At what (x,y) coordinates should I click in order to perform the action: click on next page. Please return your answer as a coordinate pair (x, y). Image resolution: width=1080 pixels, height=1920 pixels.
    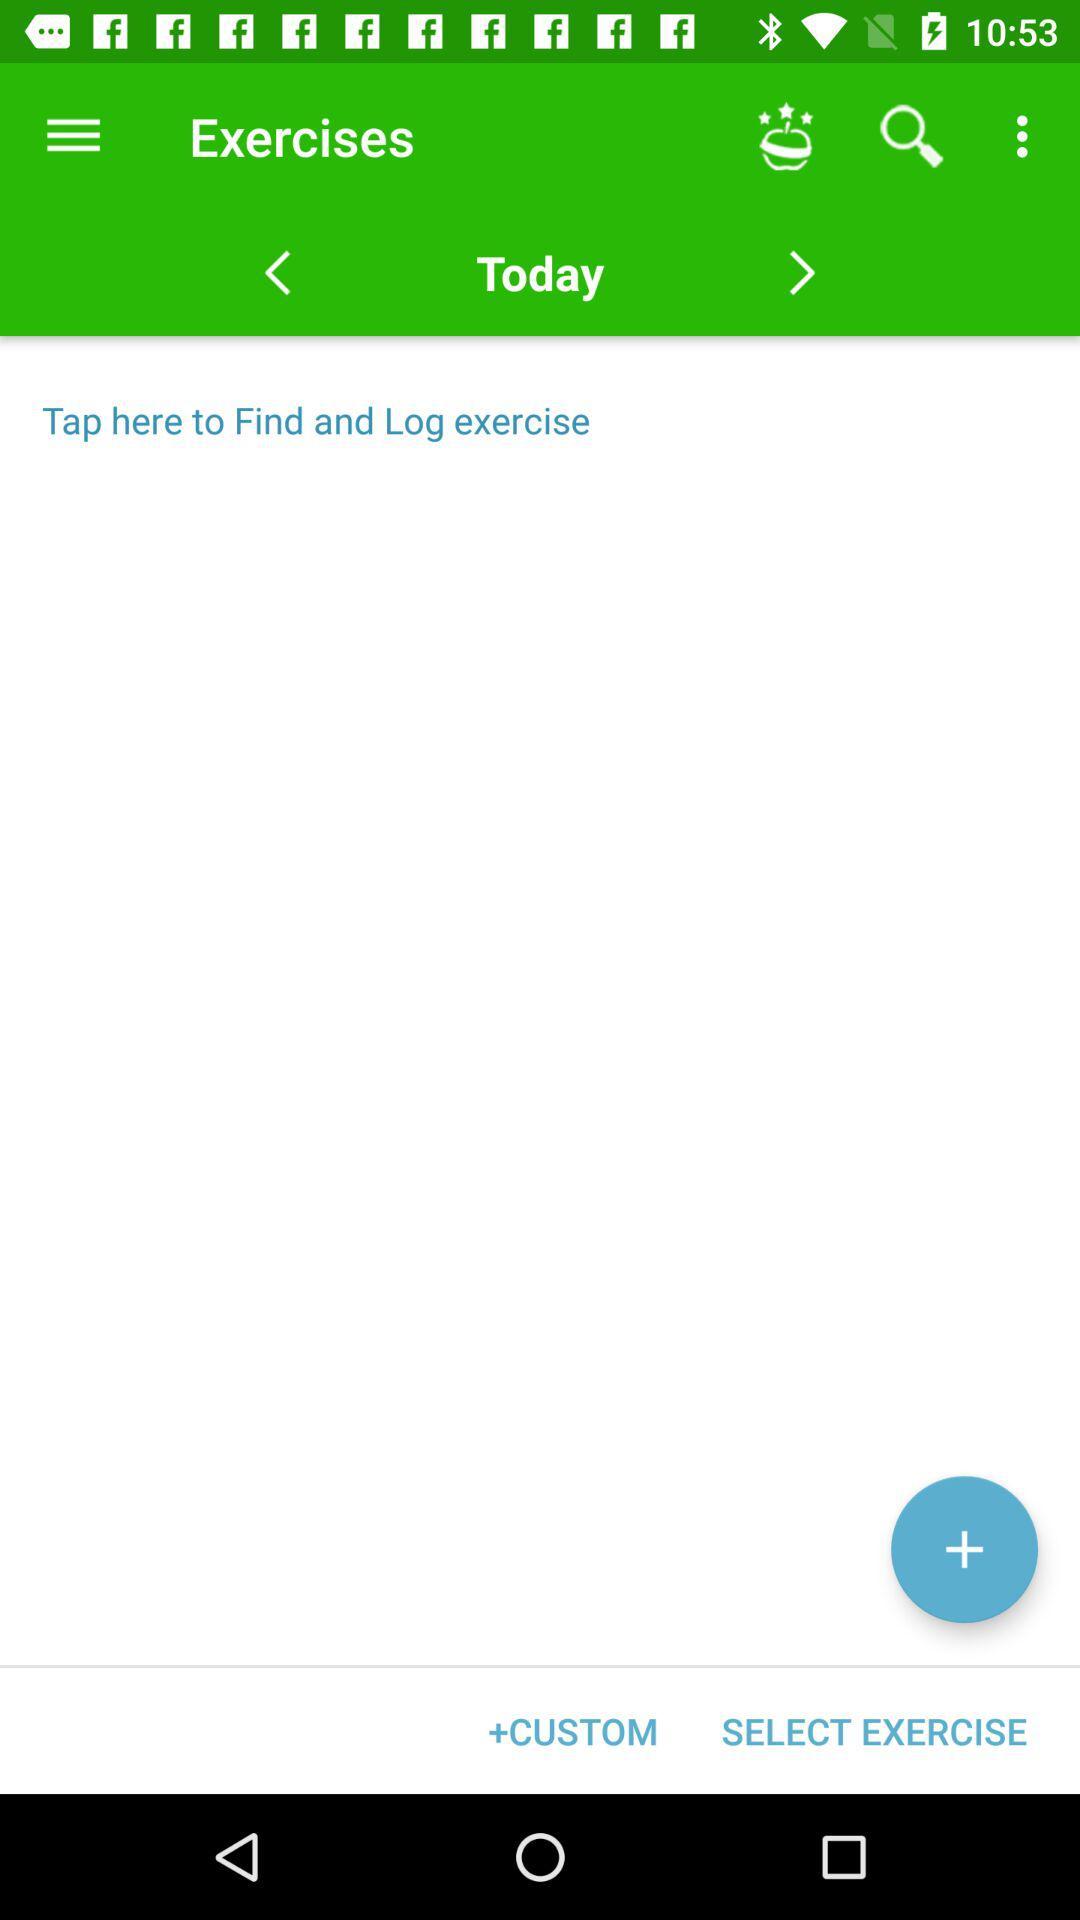
    Looking at the image, I should click on (801, 272).